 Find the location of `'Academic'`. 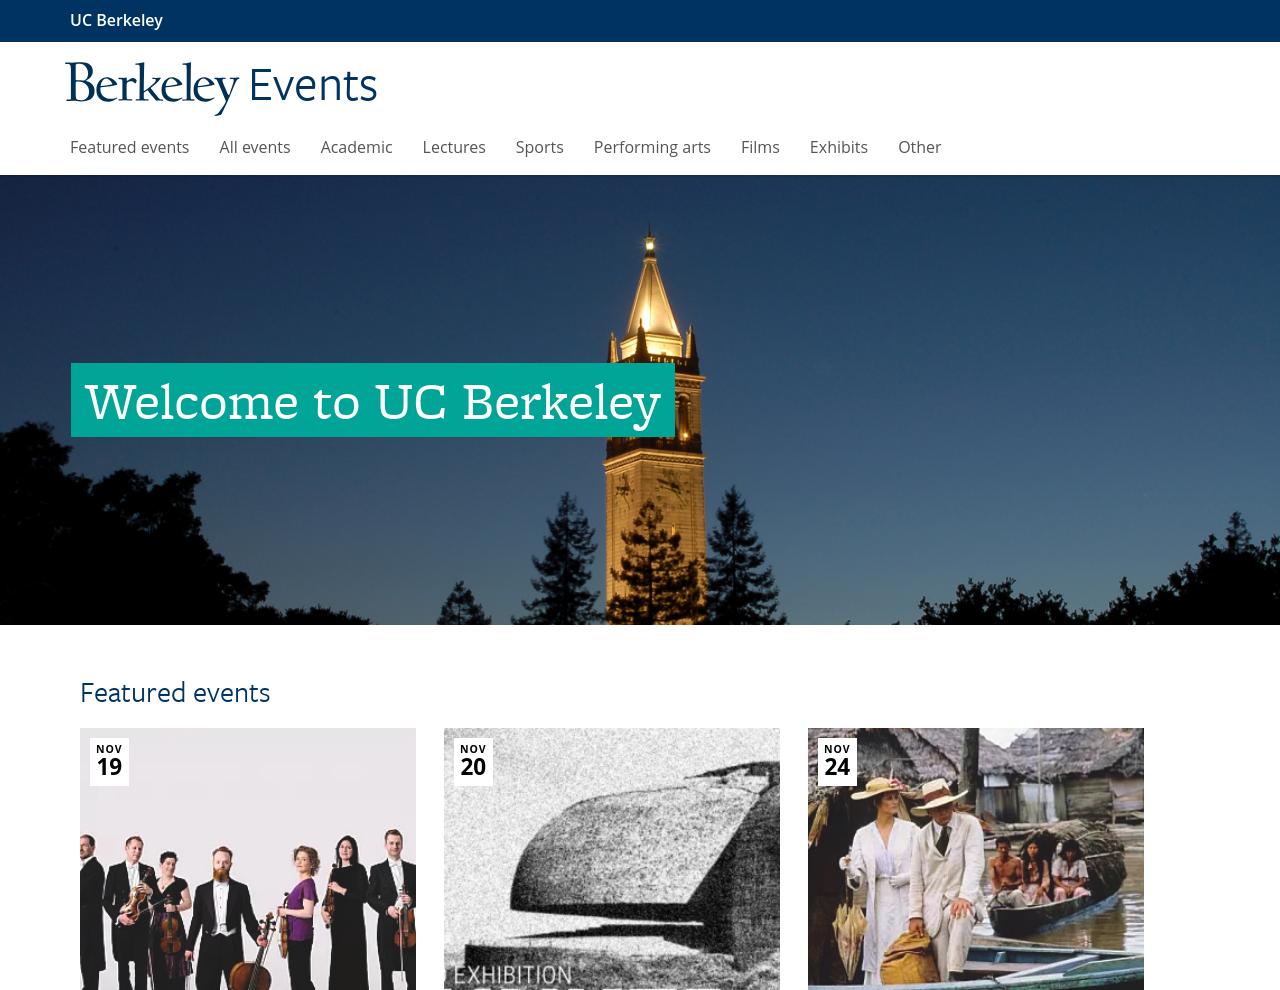

'Academic' is located at coordinates (355, 145).